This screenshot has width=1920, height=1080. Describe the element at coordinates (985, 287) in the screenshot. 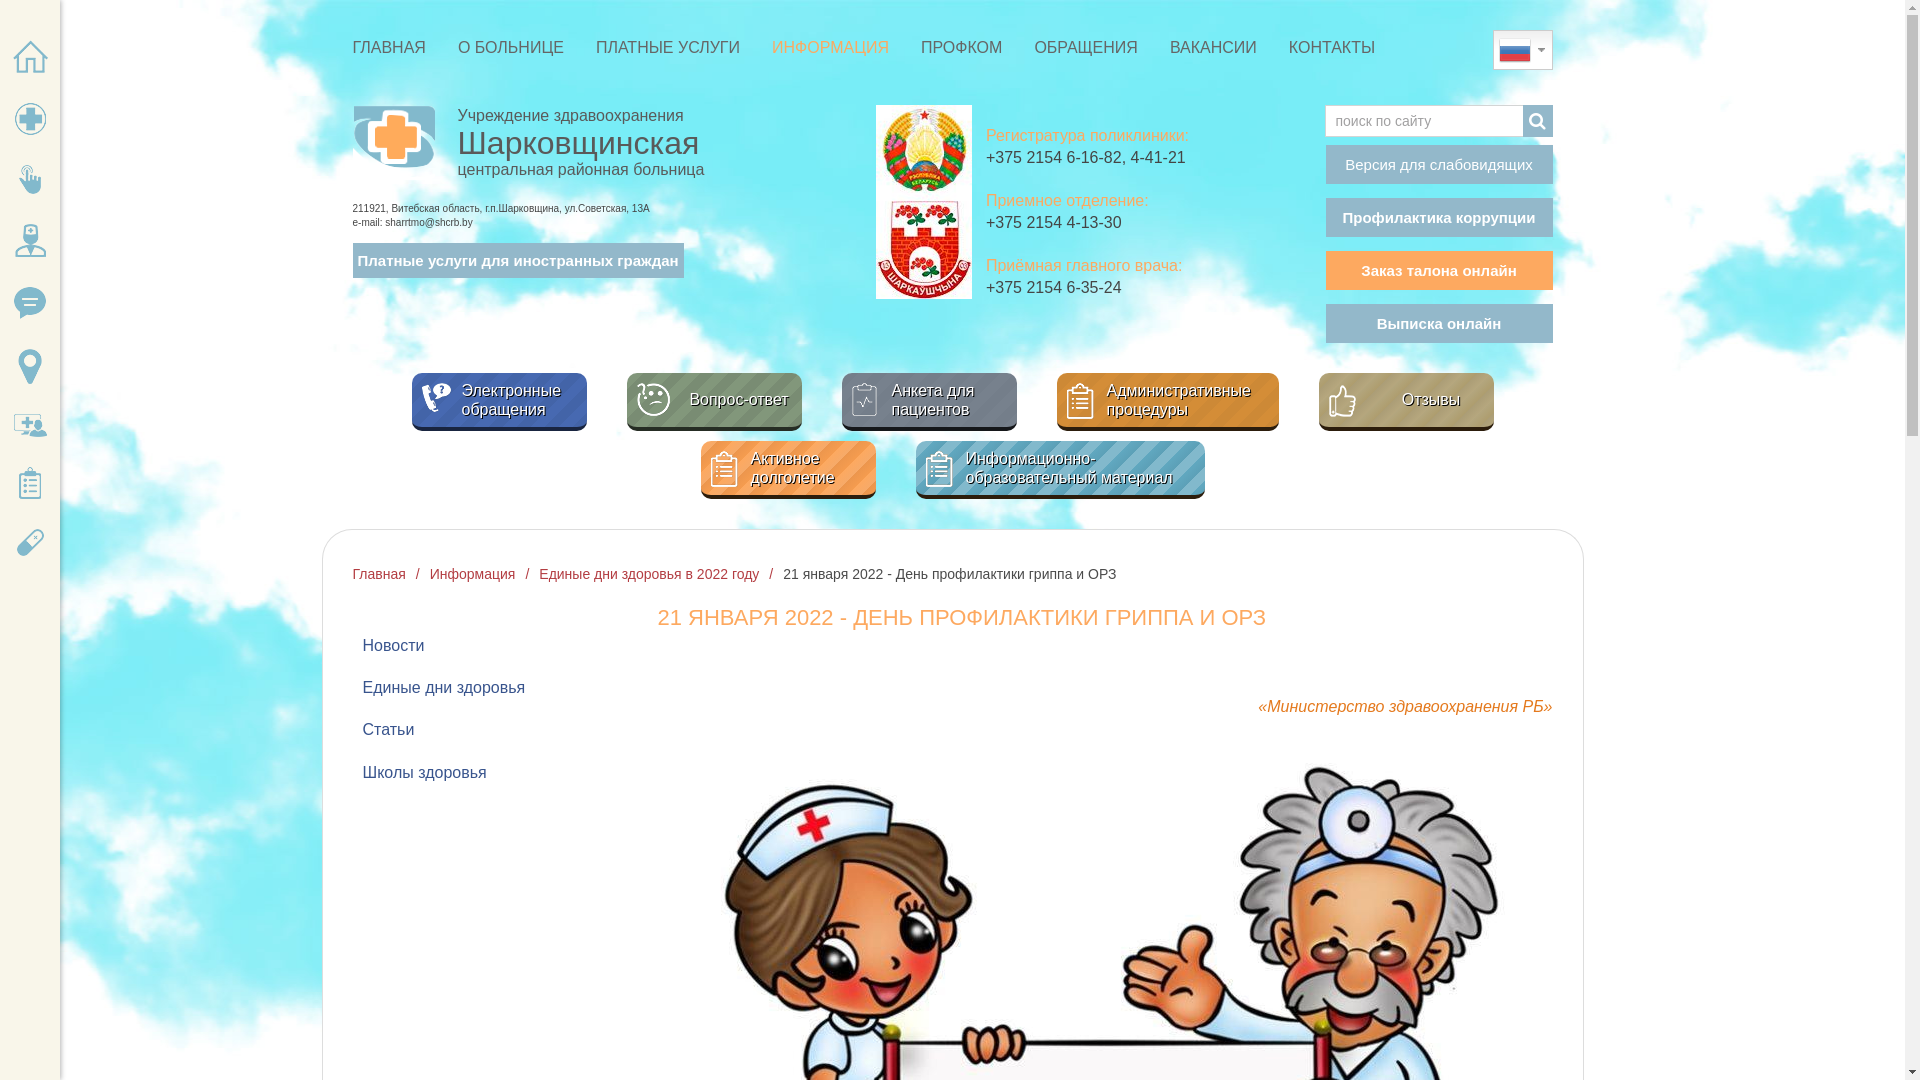

I see `'+375 2154 6-35-24'` at that location.